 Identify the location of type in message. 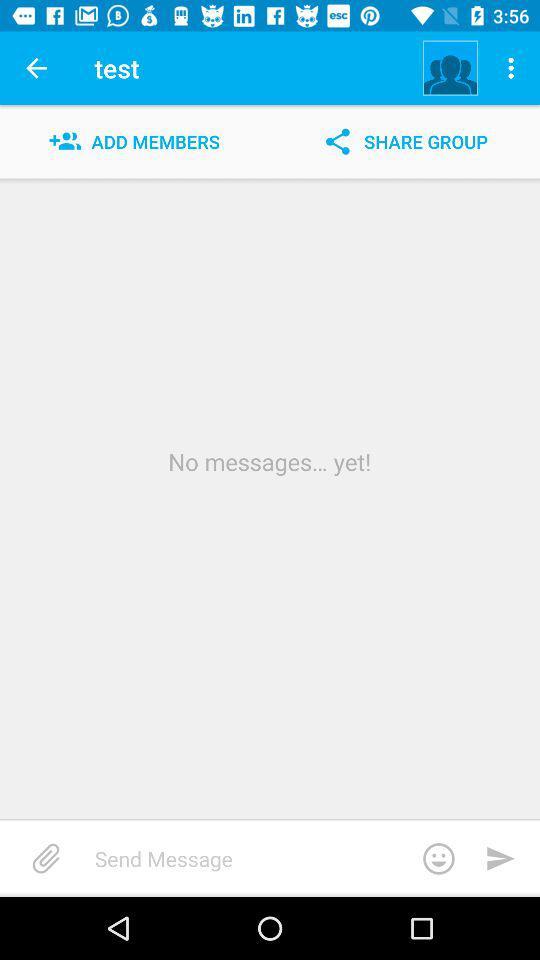
(281, 857).